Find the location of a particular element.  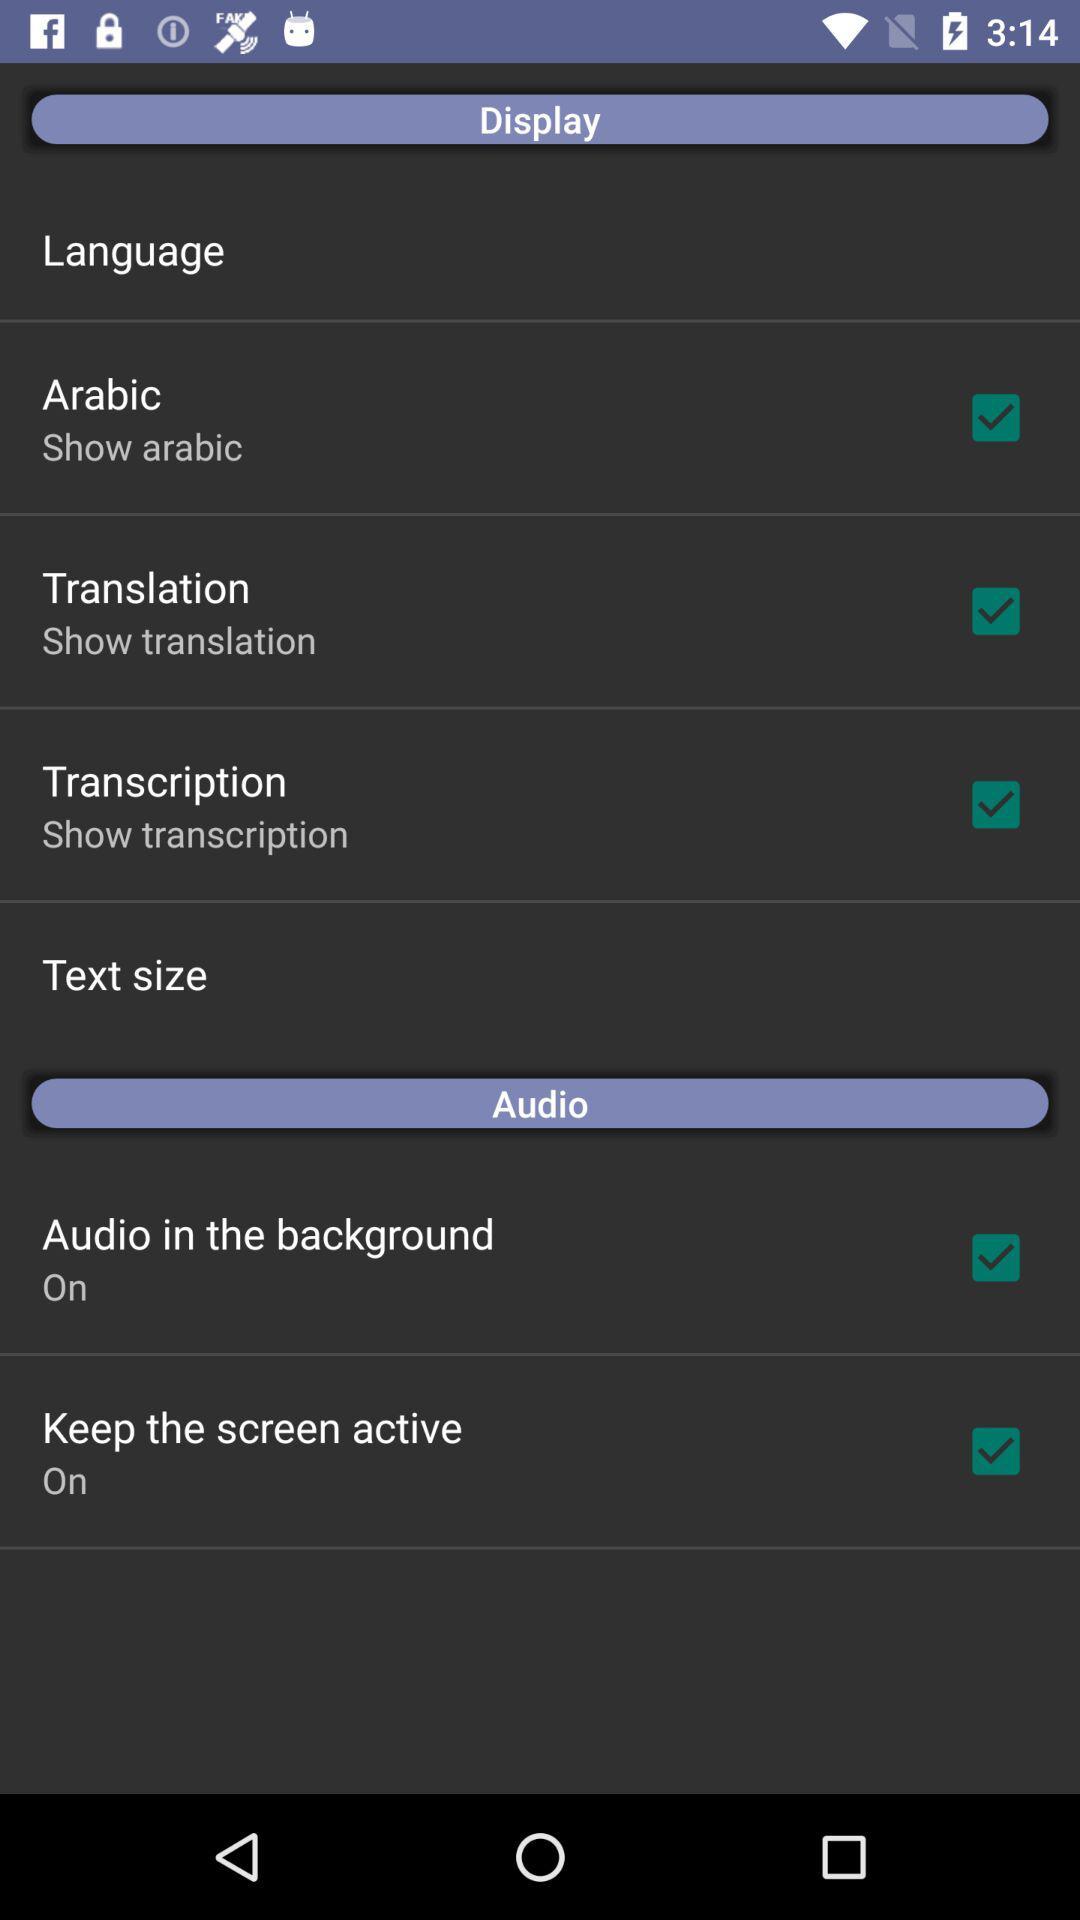

language is located at coordinates (133, 248).